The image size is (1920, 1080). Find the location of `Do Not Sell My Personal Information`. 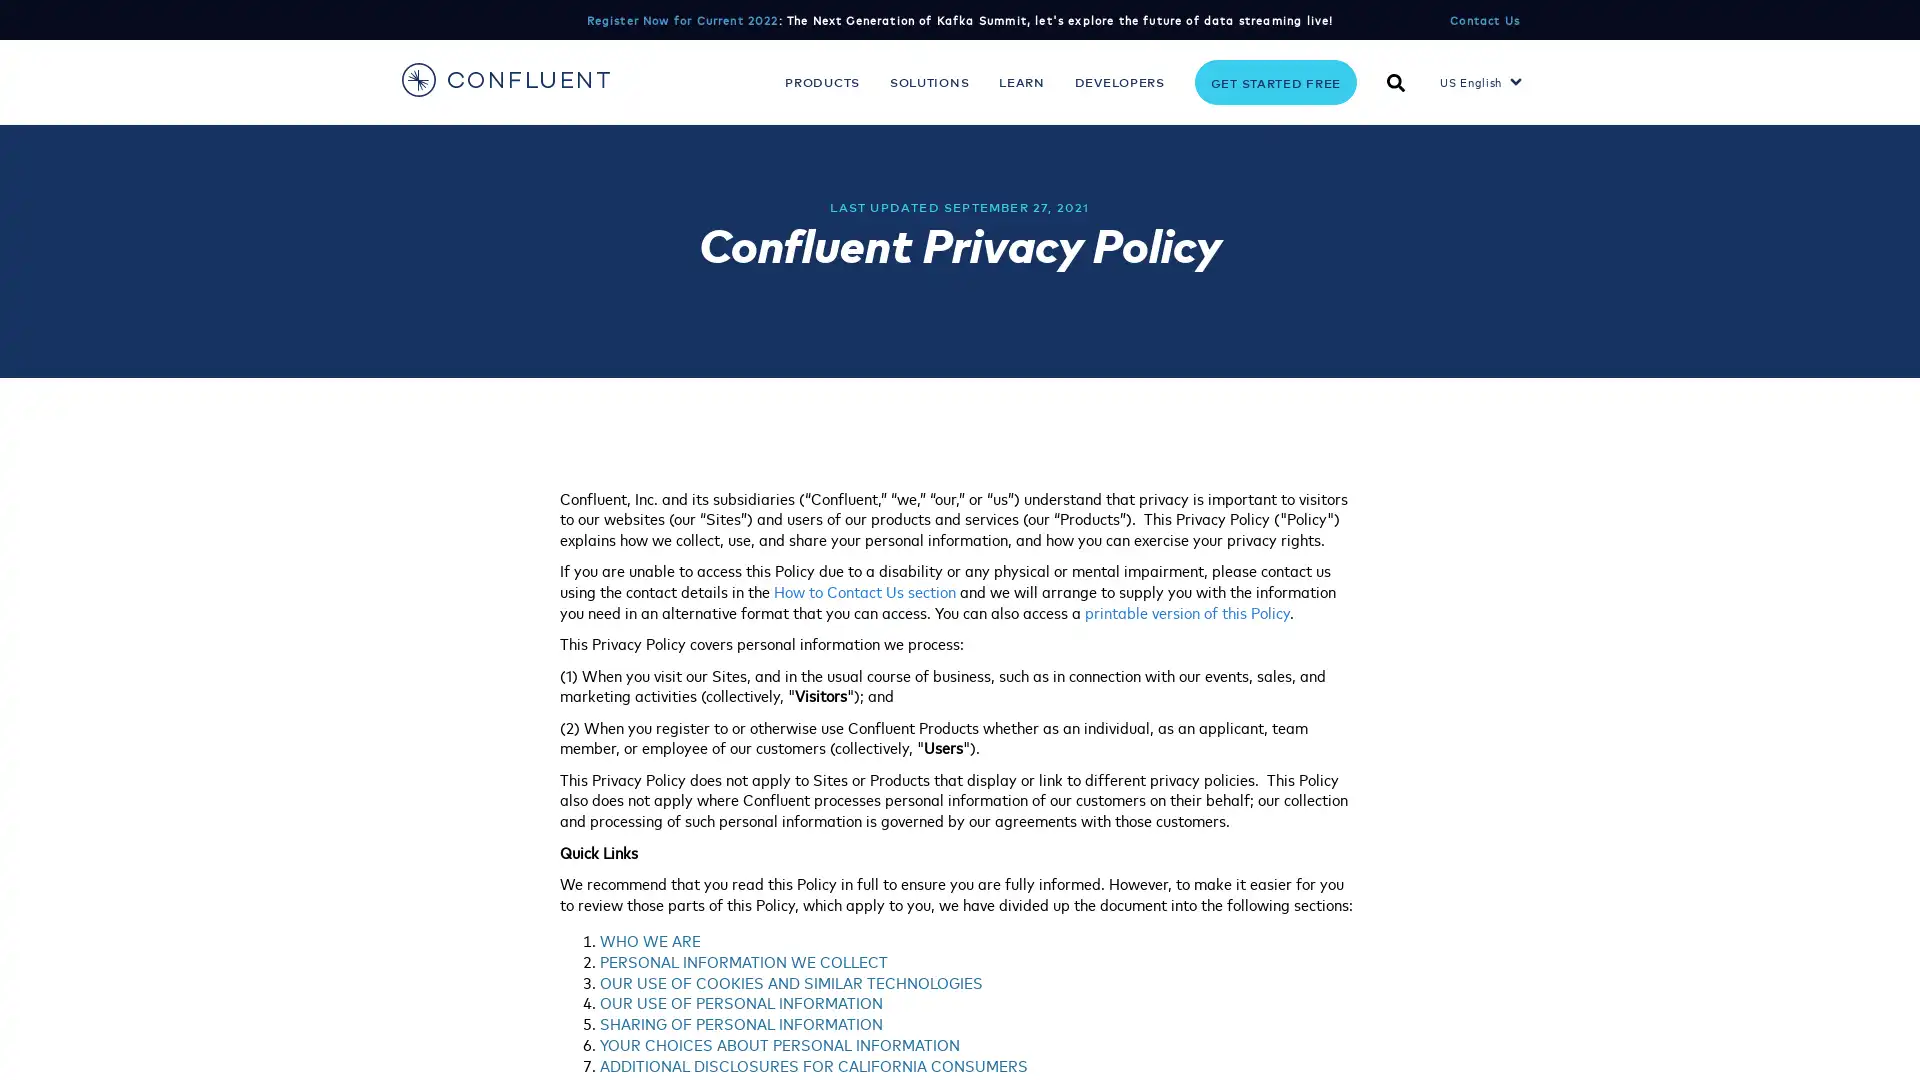

Do Not Sell My Personal Information is located at coordinates (1399, 1036).